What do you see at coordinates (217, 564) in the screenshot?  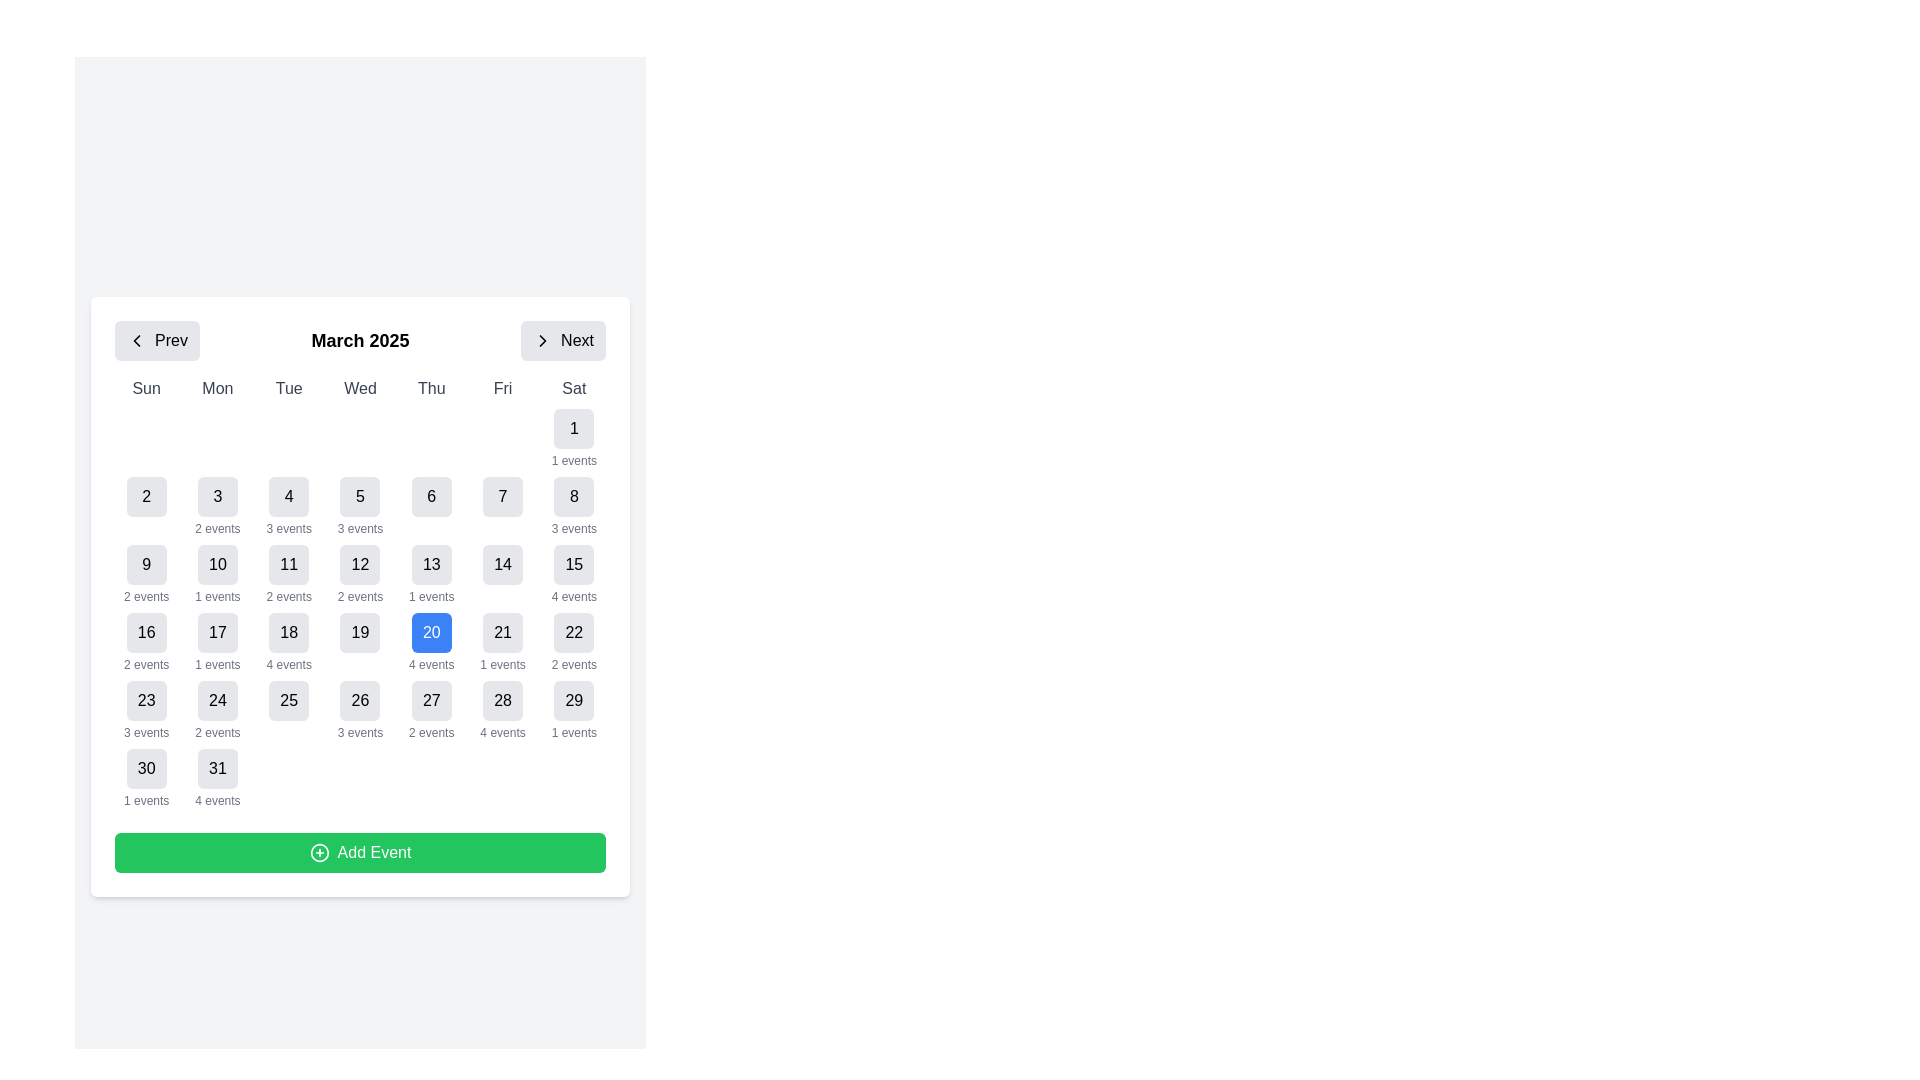 I see `the square button with rounded corners displaying the number '10'` at bounding box center [217, 564].